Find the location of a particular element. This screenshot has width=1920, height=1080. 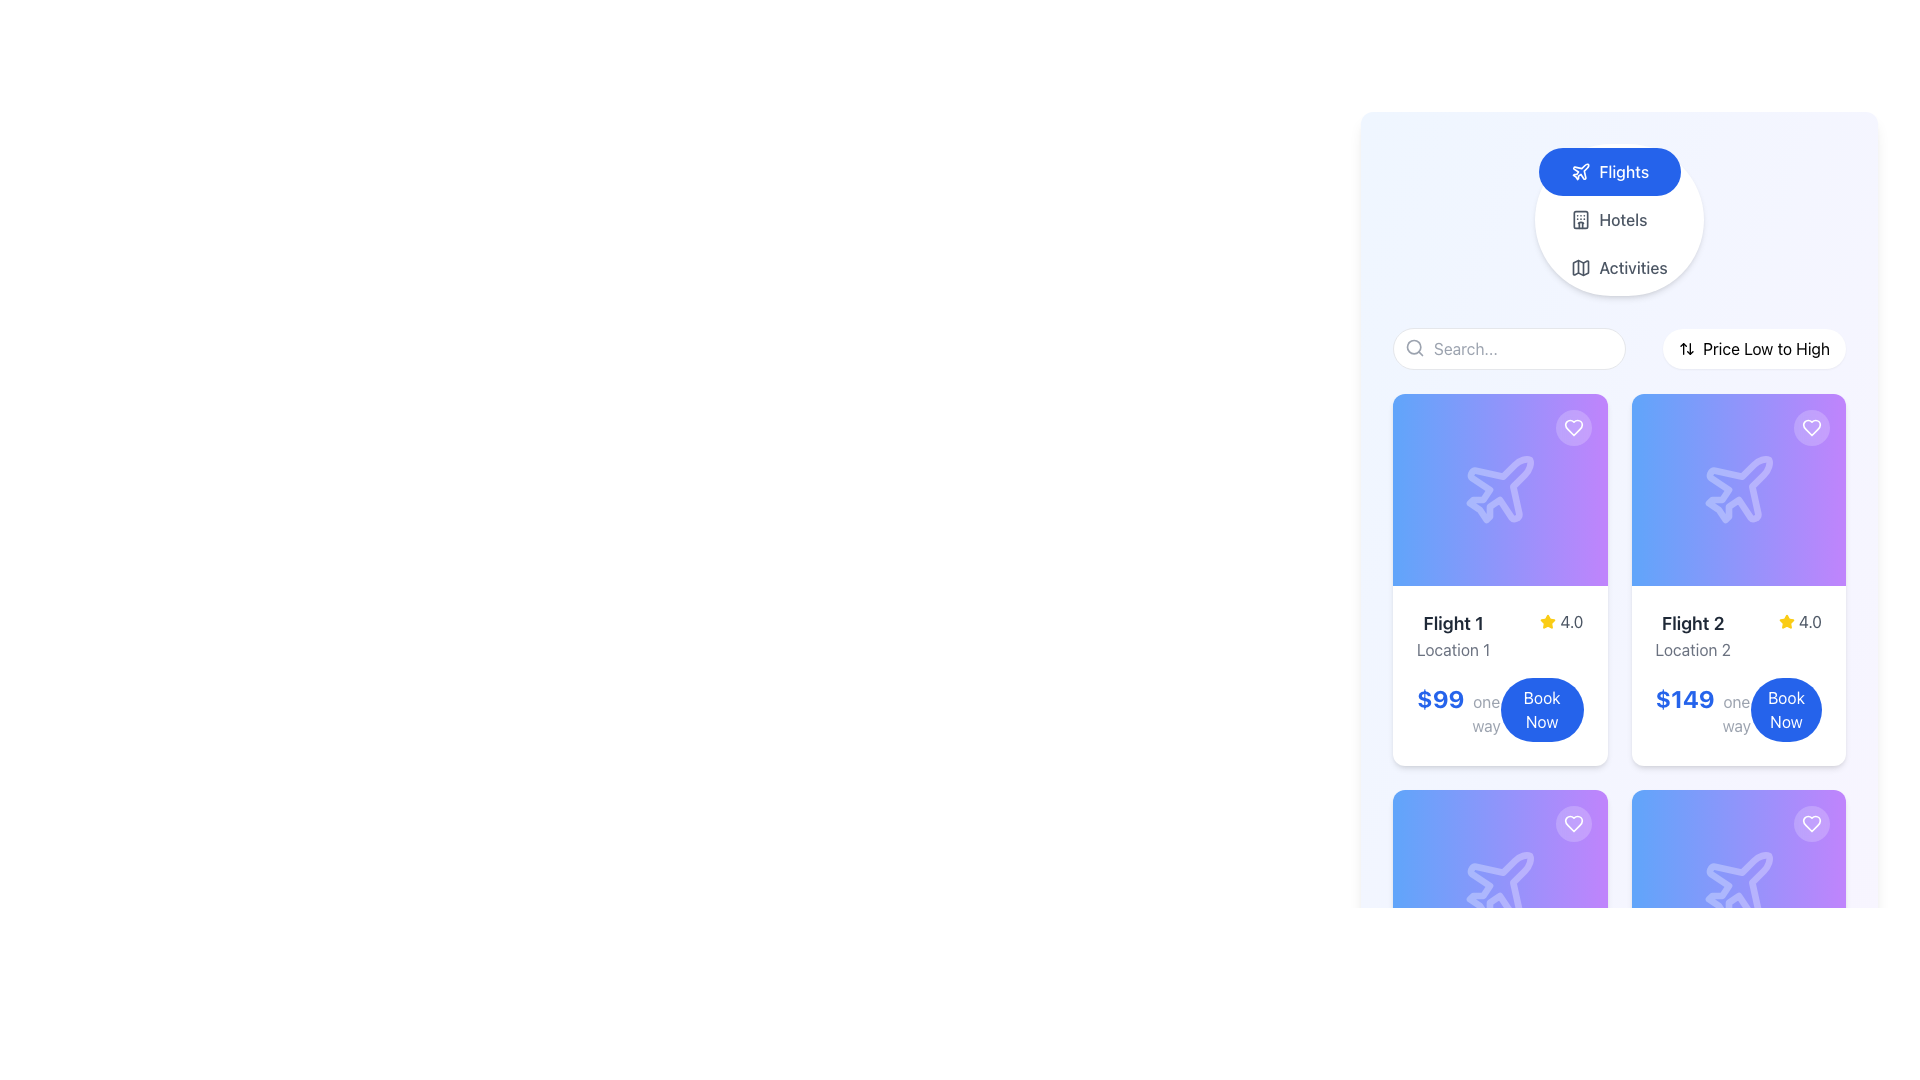

the heart-shaped icon outlined in white located at the top-right corner of the second card in the second row of the grid layout is located at coordinates (1811, 824).